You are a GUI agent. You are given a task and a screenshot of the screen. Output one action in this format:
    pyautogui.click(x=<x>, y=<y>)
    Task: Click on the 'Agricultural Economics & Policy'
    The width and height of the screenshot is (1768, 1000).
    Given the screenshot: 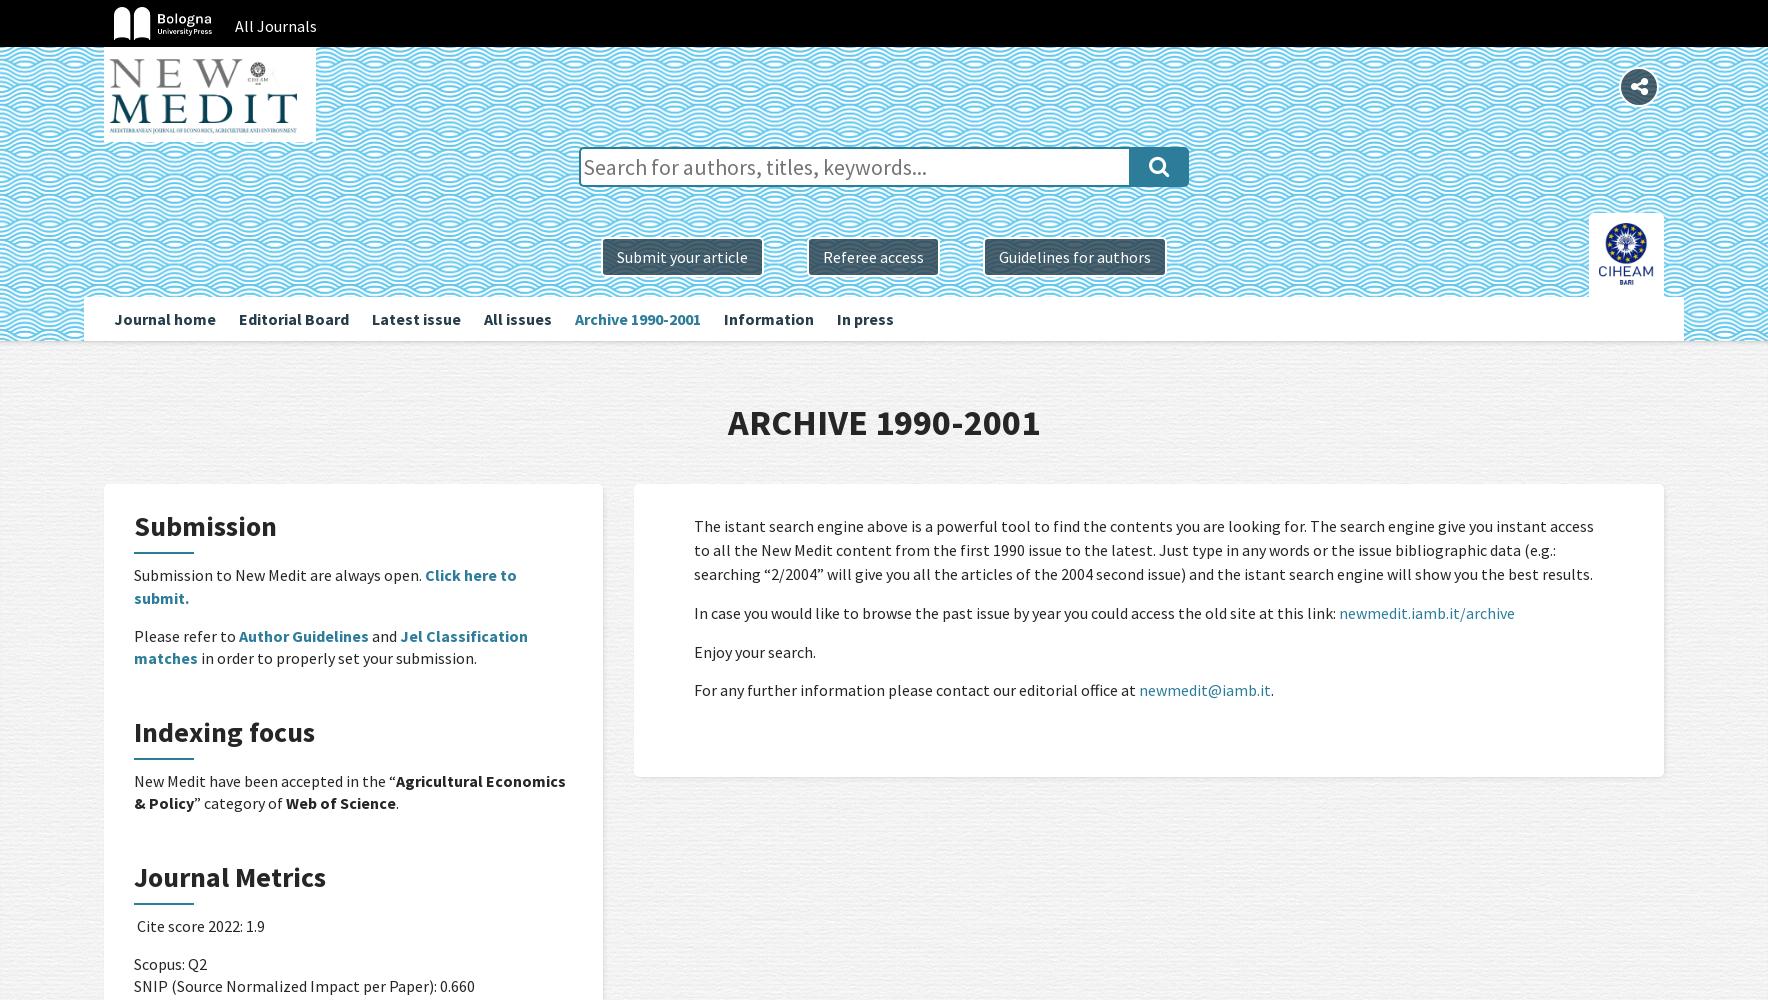 What is the action you would take?
    pyautogui.click(x=350, y=791)
    